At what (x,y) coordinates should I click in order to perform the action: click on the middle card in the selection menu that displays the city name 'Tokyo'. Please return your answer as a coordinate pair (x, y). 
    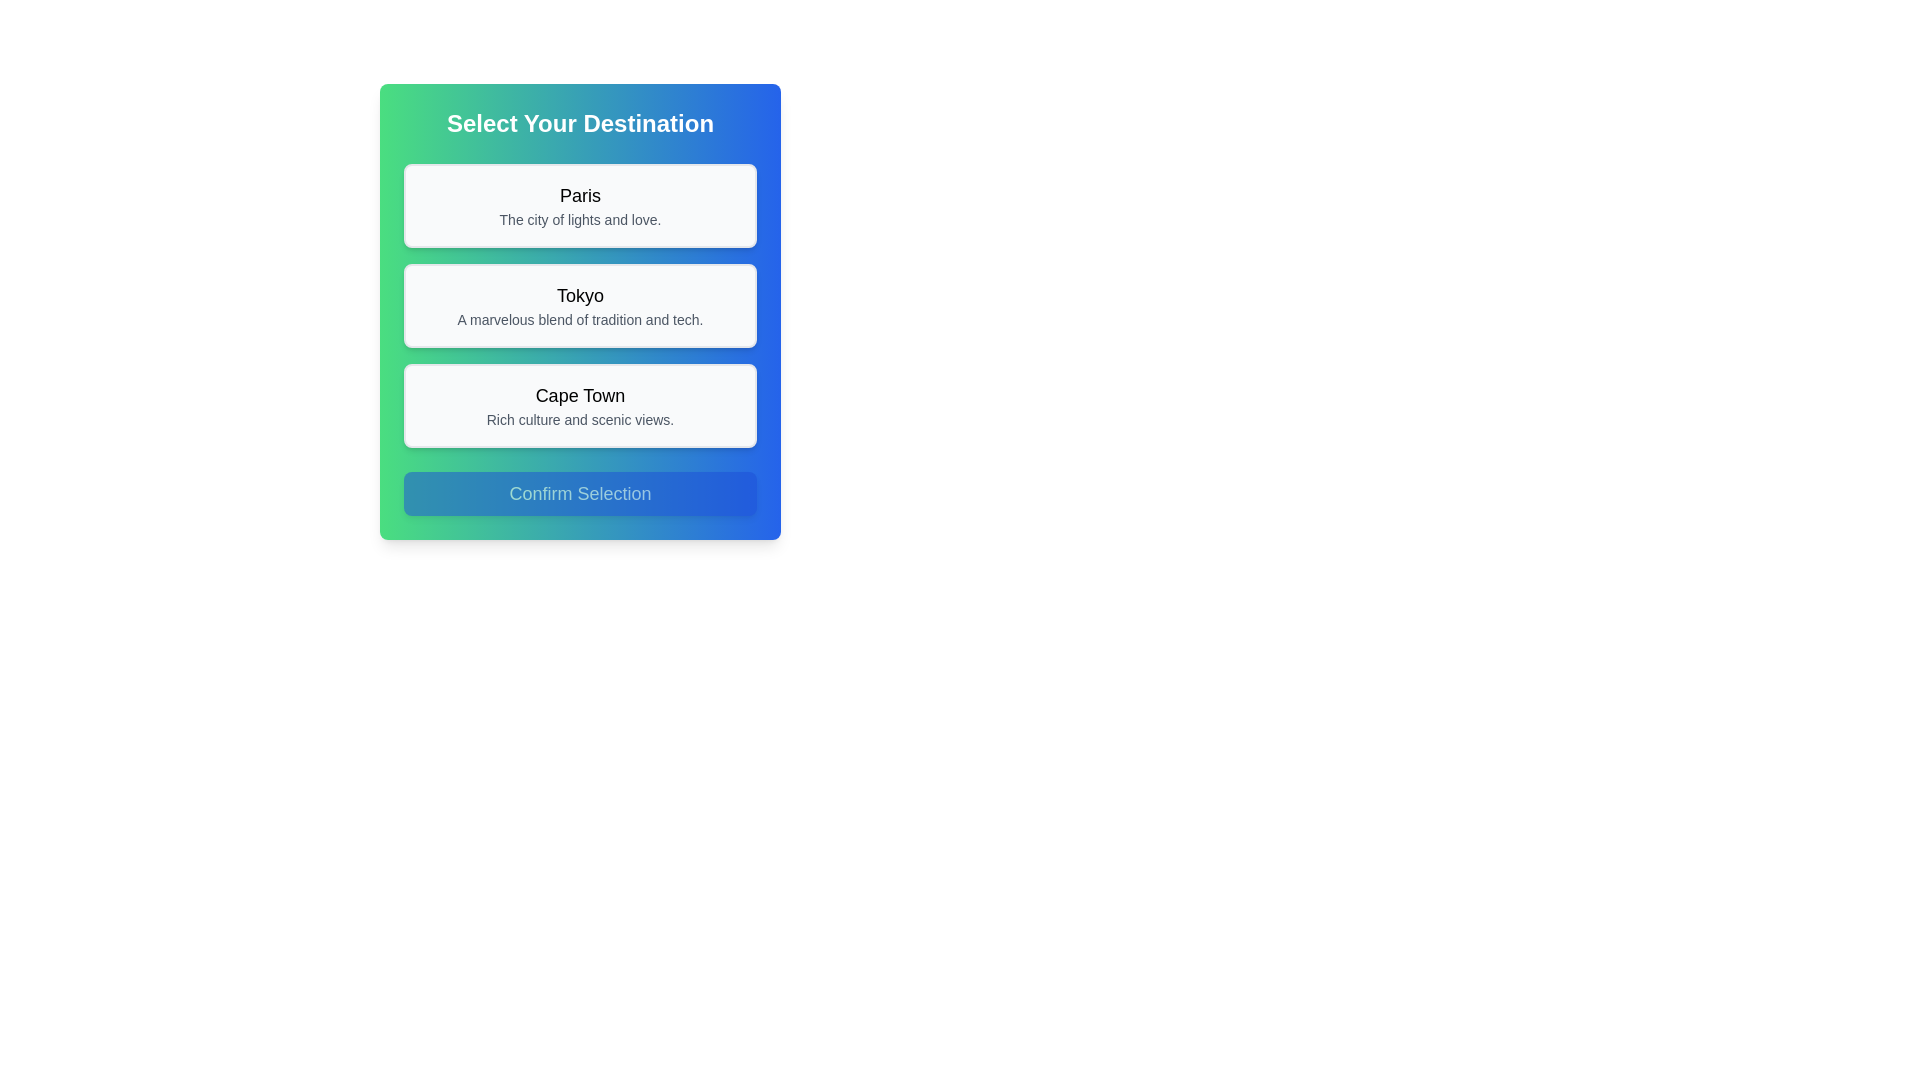
    Looking at the image, I should click on (579, 305).